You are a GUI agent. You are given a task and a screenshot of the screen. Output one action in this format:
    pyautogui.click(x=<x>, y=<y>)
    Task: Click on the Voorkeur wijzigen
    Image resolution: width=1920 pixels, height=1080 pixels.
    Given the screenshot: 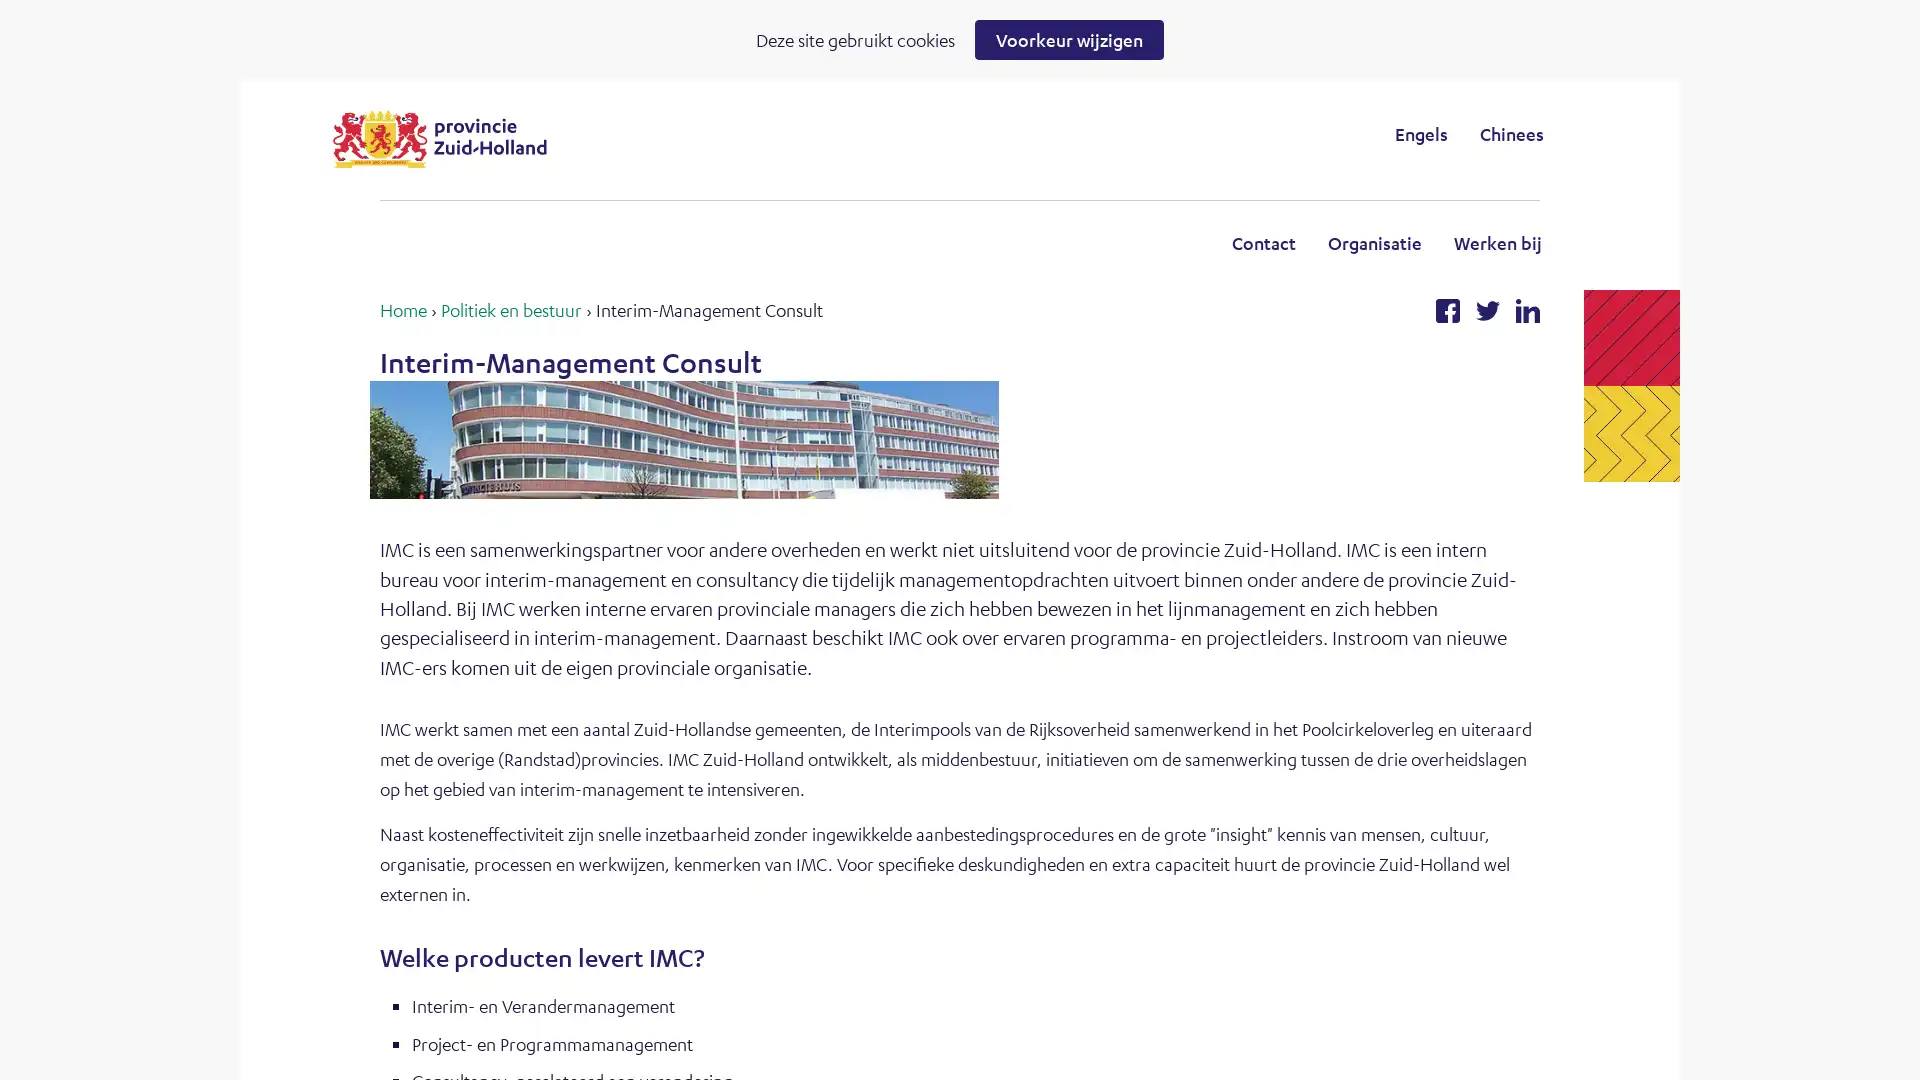 What is the action you would take?
    pyautogui.click(x=1068, y=39)
    